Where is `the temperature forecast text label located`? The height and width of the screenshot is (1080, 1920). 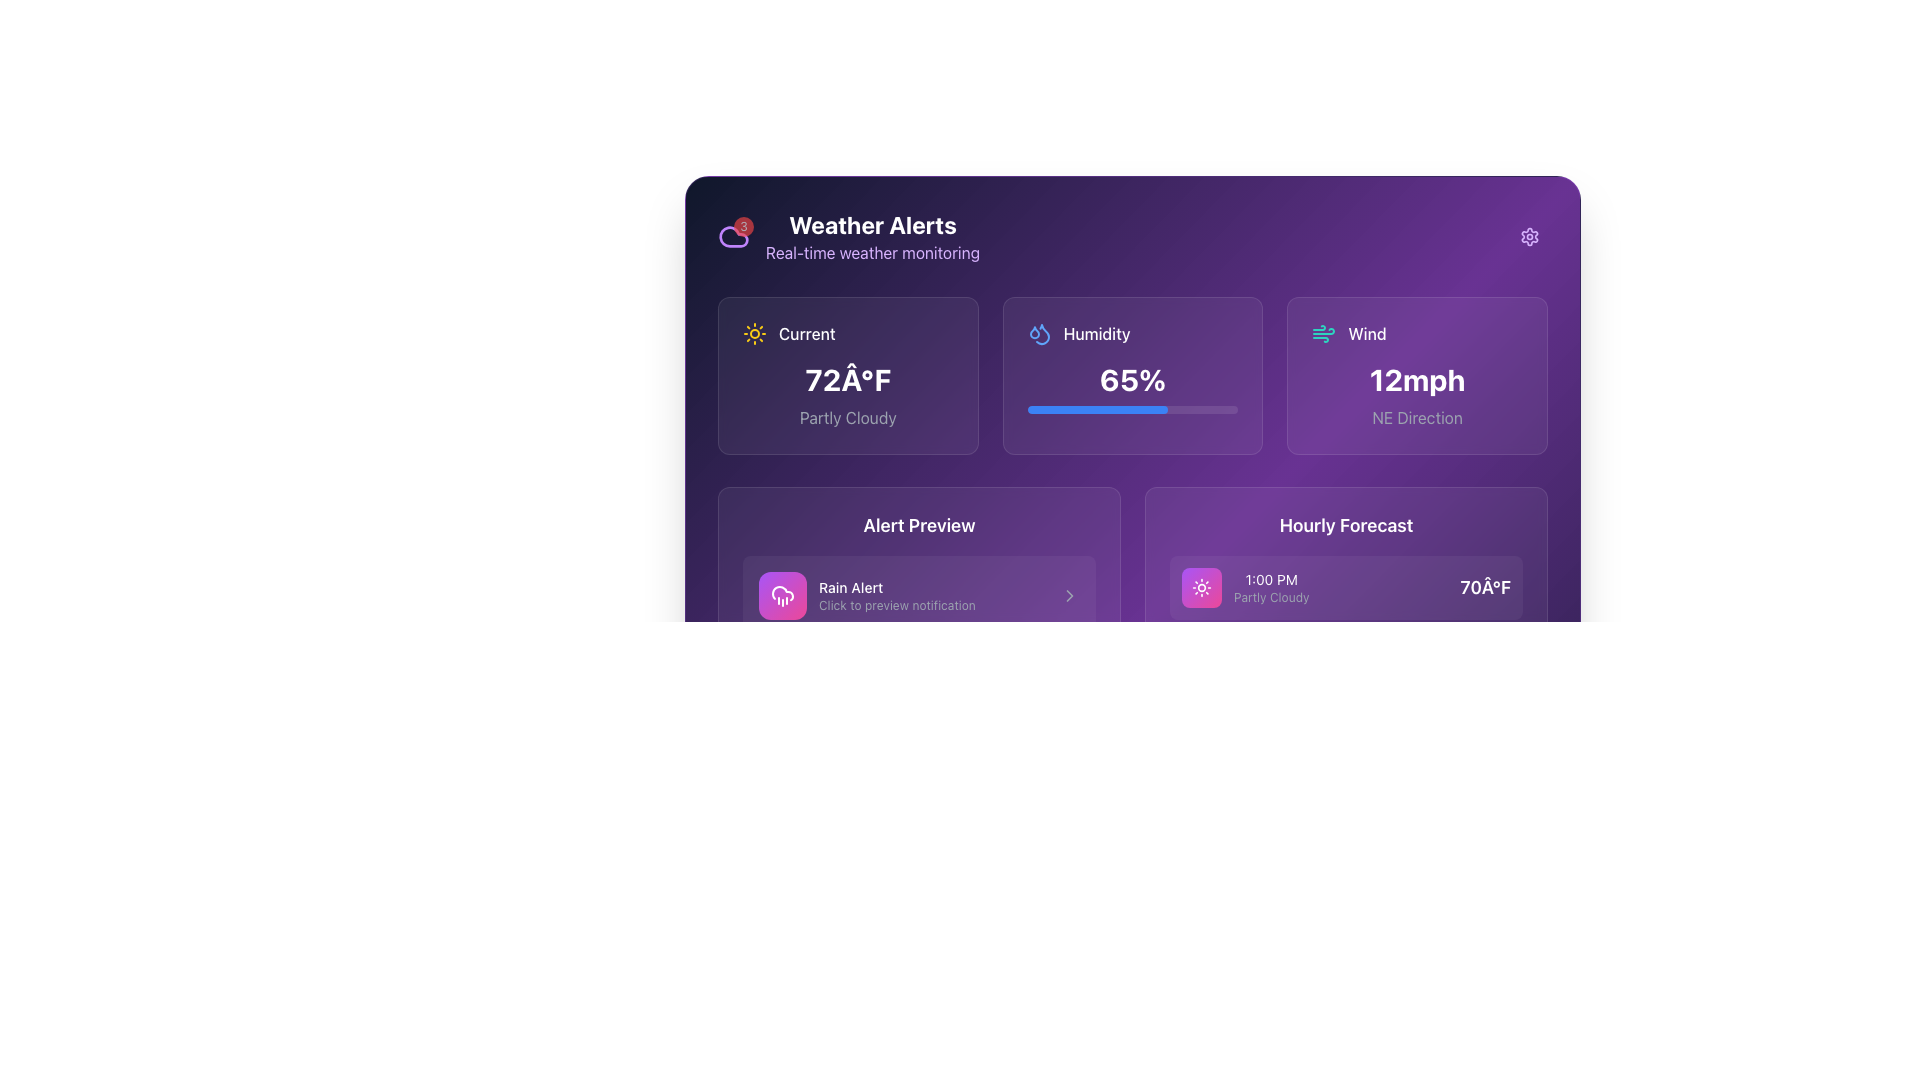
the temperature forecast text label located is located at coordinates (1485, 586).